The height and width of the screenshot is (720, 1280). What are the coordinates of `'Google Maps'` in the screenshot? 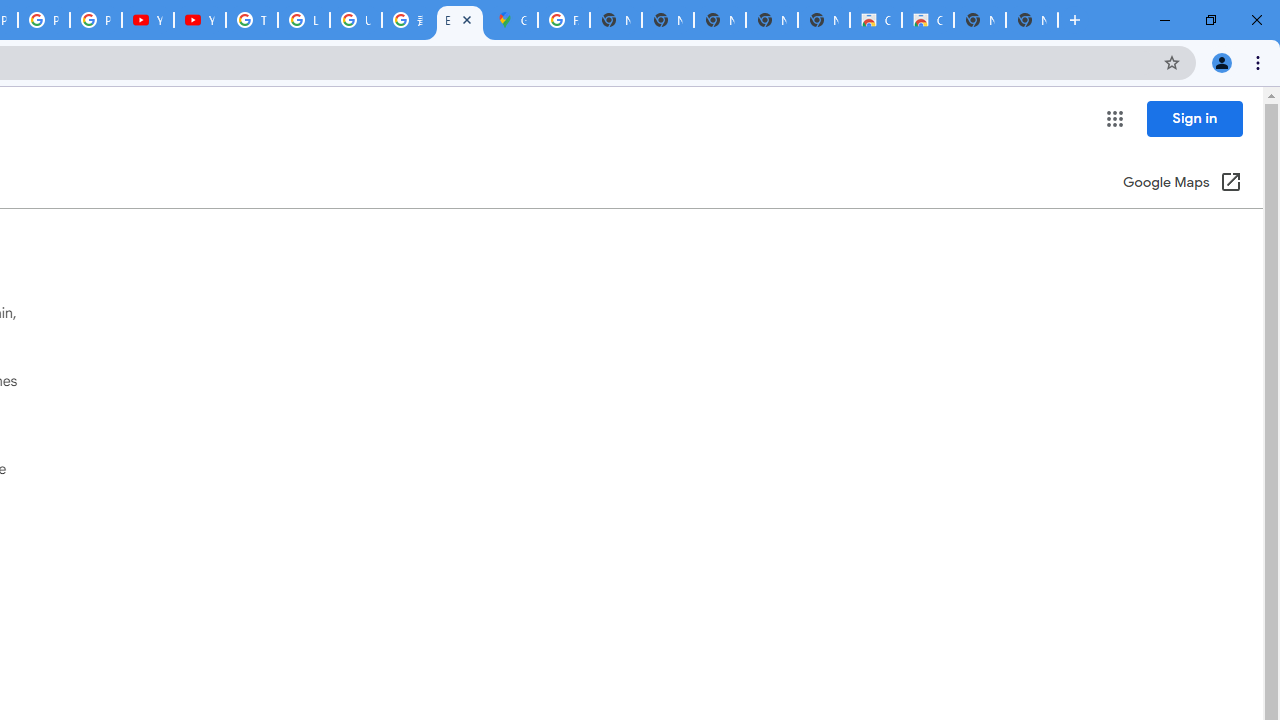 It's located at (512, 20).